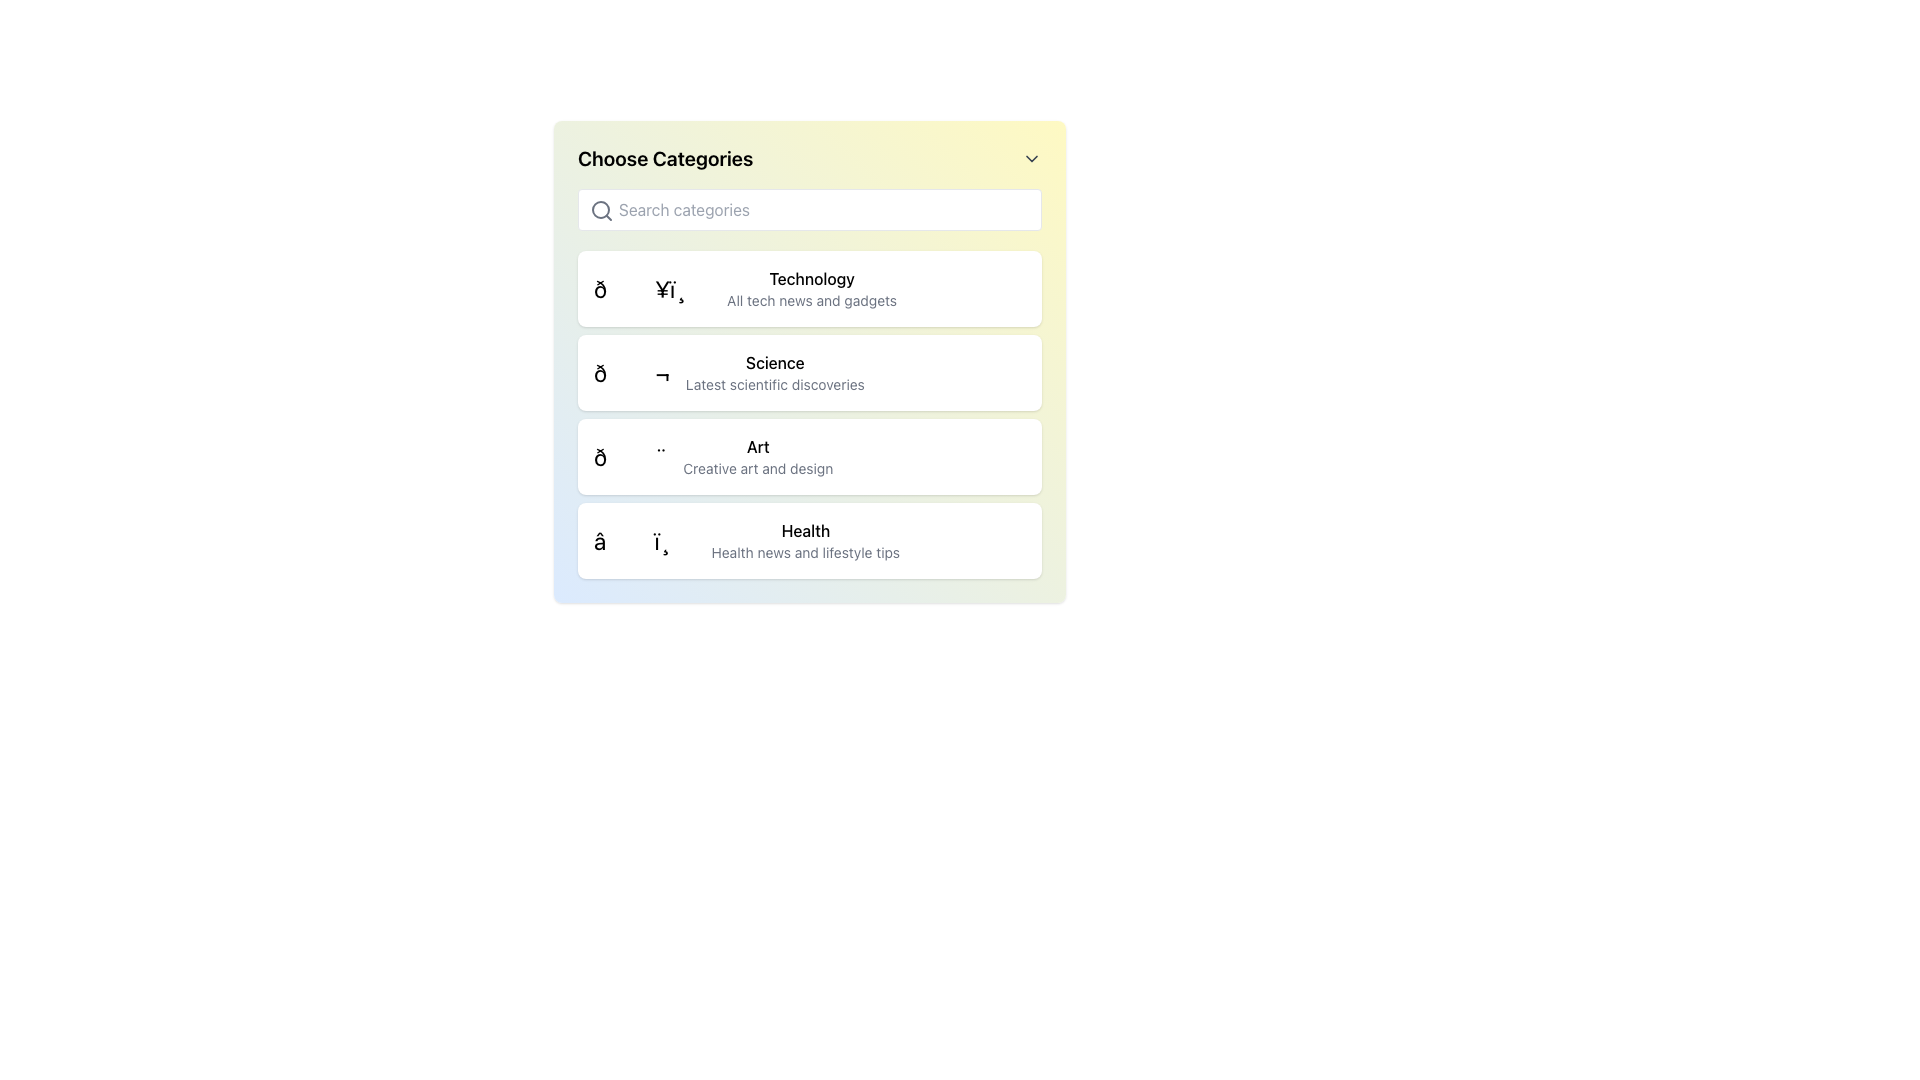 The image size is (1920, 1080). I want to click on the text label 'Health' which is the heading of the fourth list item in the 'Choose Categories' menu, so click(805, 530).